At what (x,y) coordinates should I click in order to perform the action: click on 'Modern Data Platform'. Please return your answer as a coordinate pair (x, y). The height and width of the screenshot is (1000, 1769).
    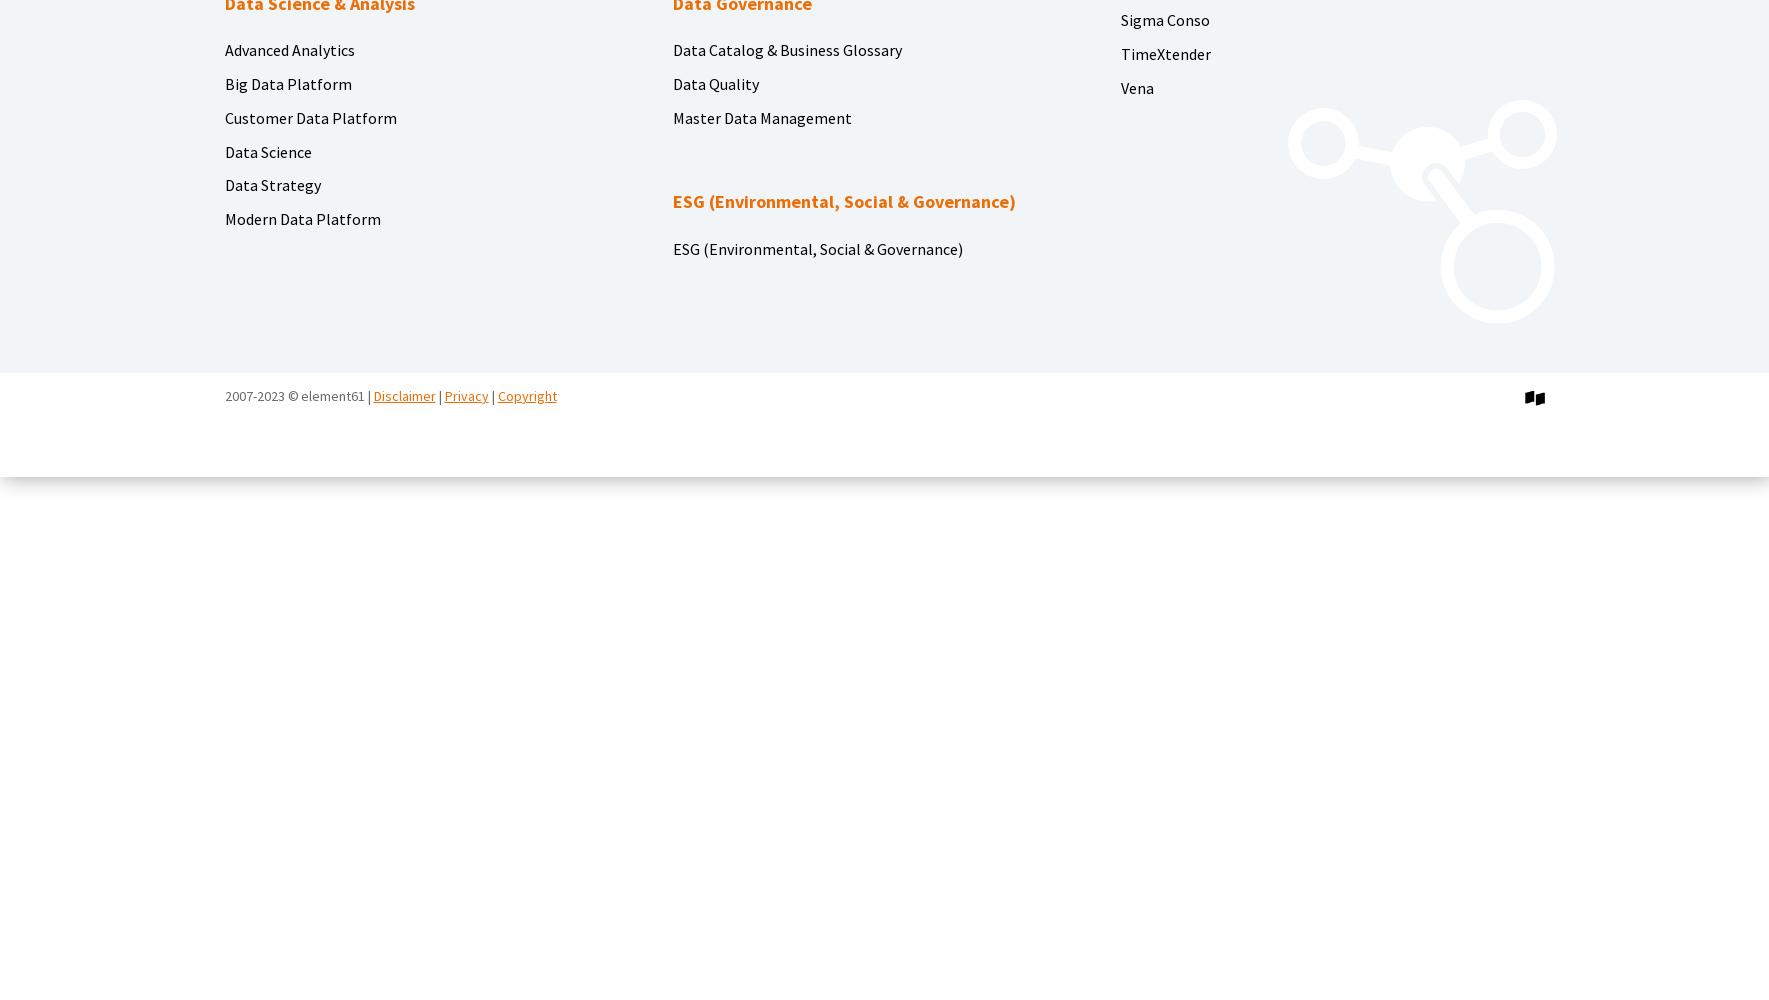
    Looking at the image, I should click on (301, 218).